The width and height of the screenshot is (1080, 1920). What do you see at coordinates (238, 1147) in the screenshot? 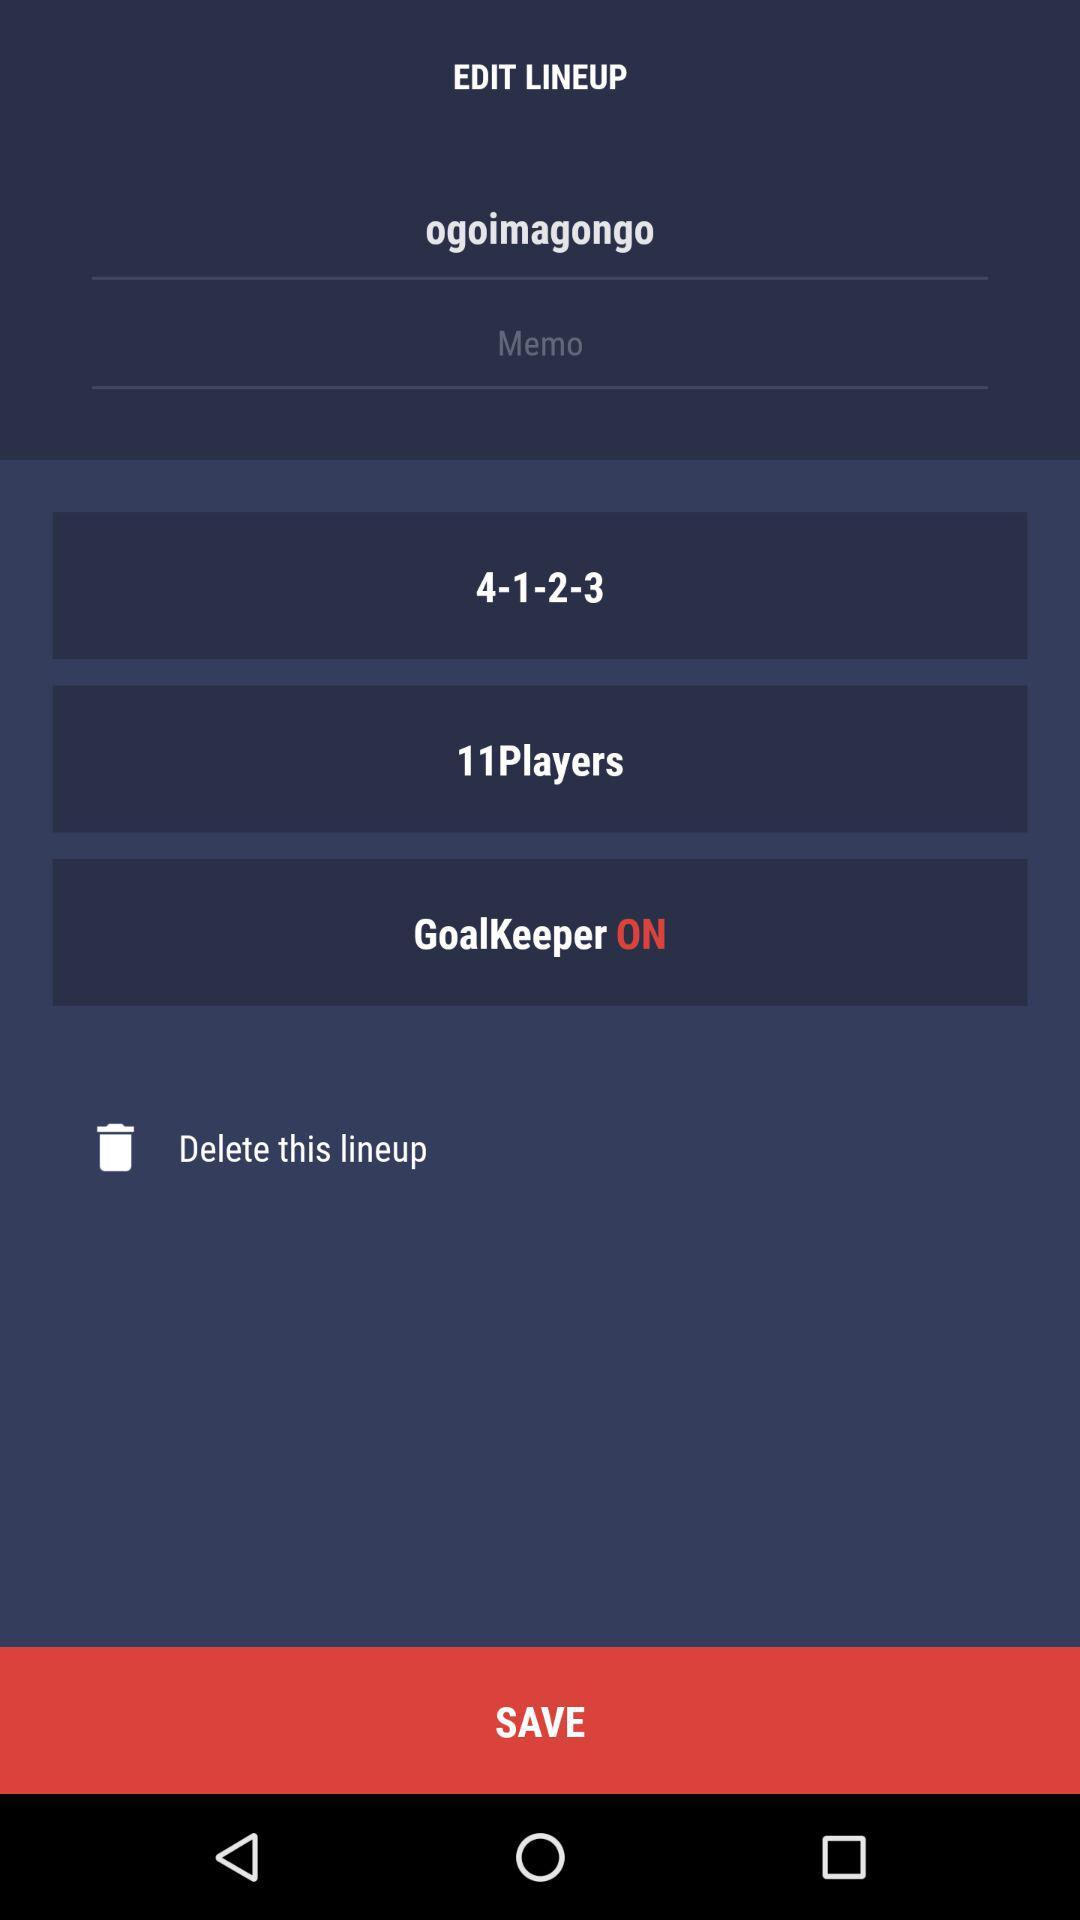
I see `icon above save icon` at bounding box center [238, 1147].